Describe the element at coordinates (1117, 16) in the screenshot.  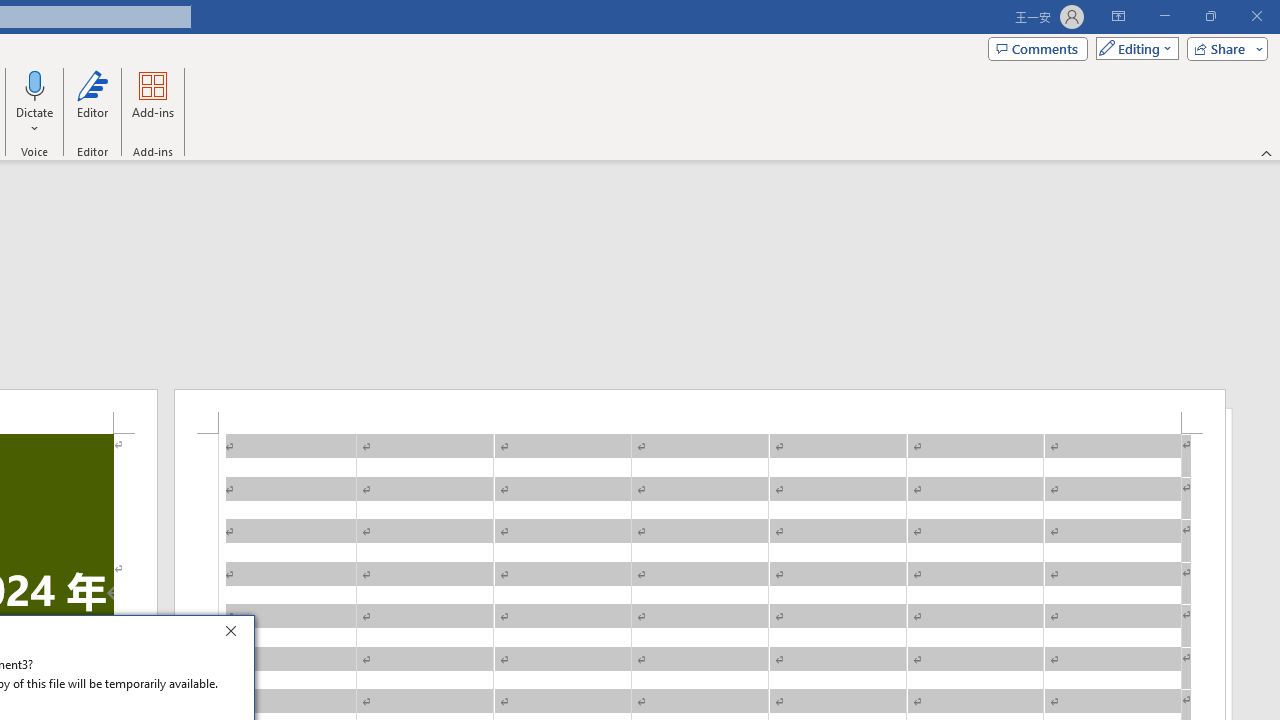
I see `'Ribbon Display Options'` at that location.